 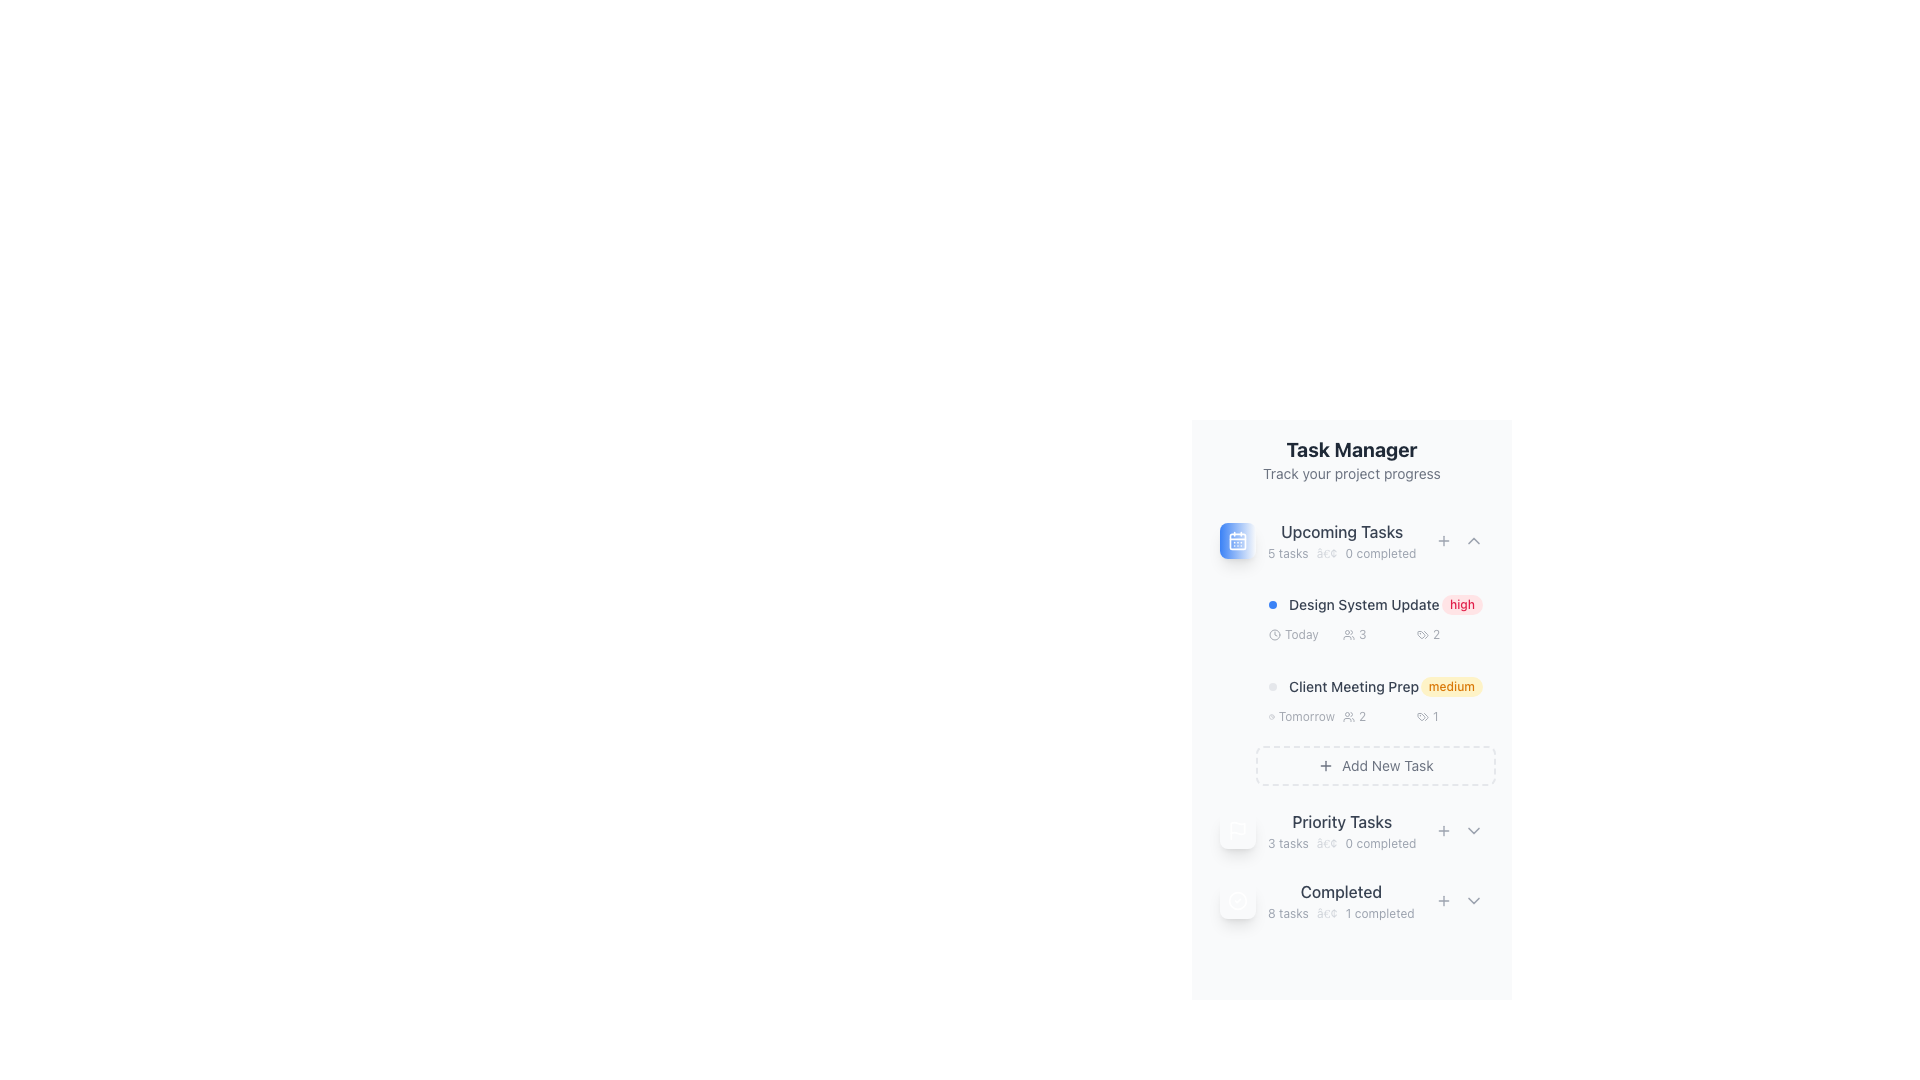 What do you see at coordinates (1327, 914) in the screenshot?
I see `the small, circular Separator icon located in the footer section of the 'Completed' tasks card, positioned between '8 tasks' and '1 completed'` at bounding box center [1327, 914].